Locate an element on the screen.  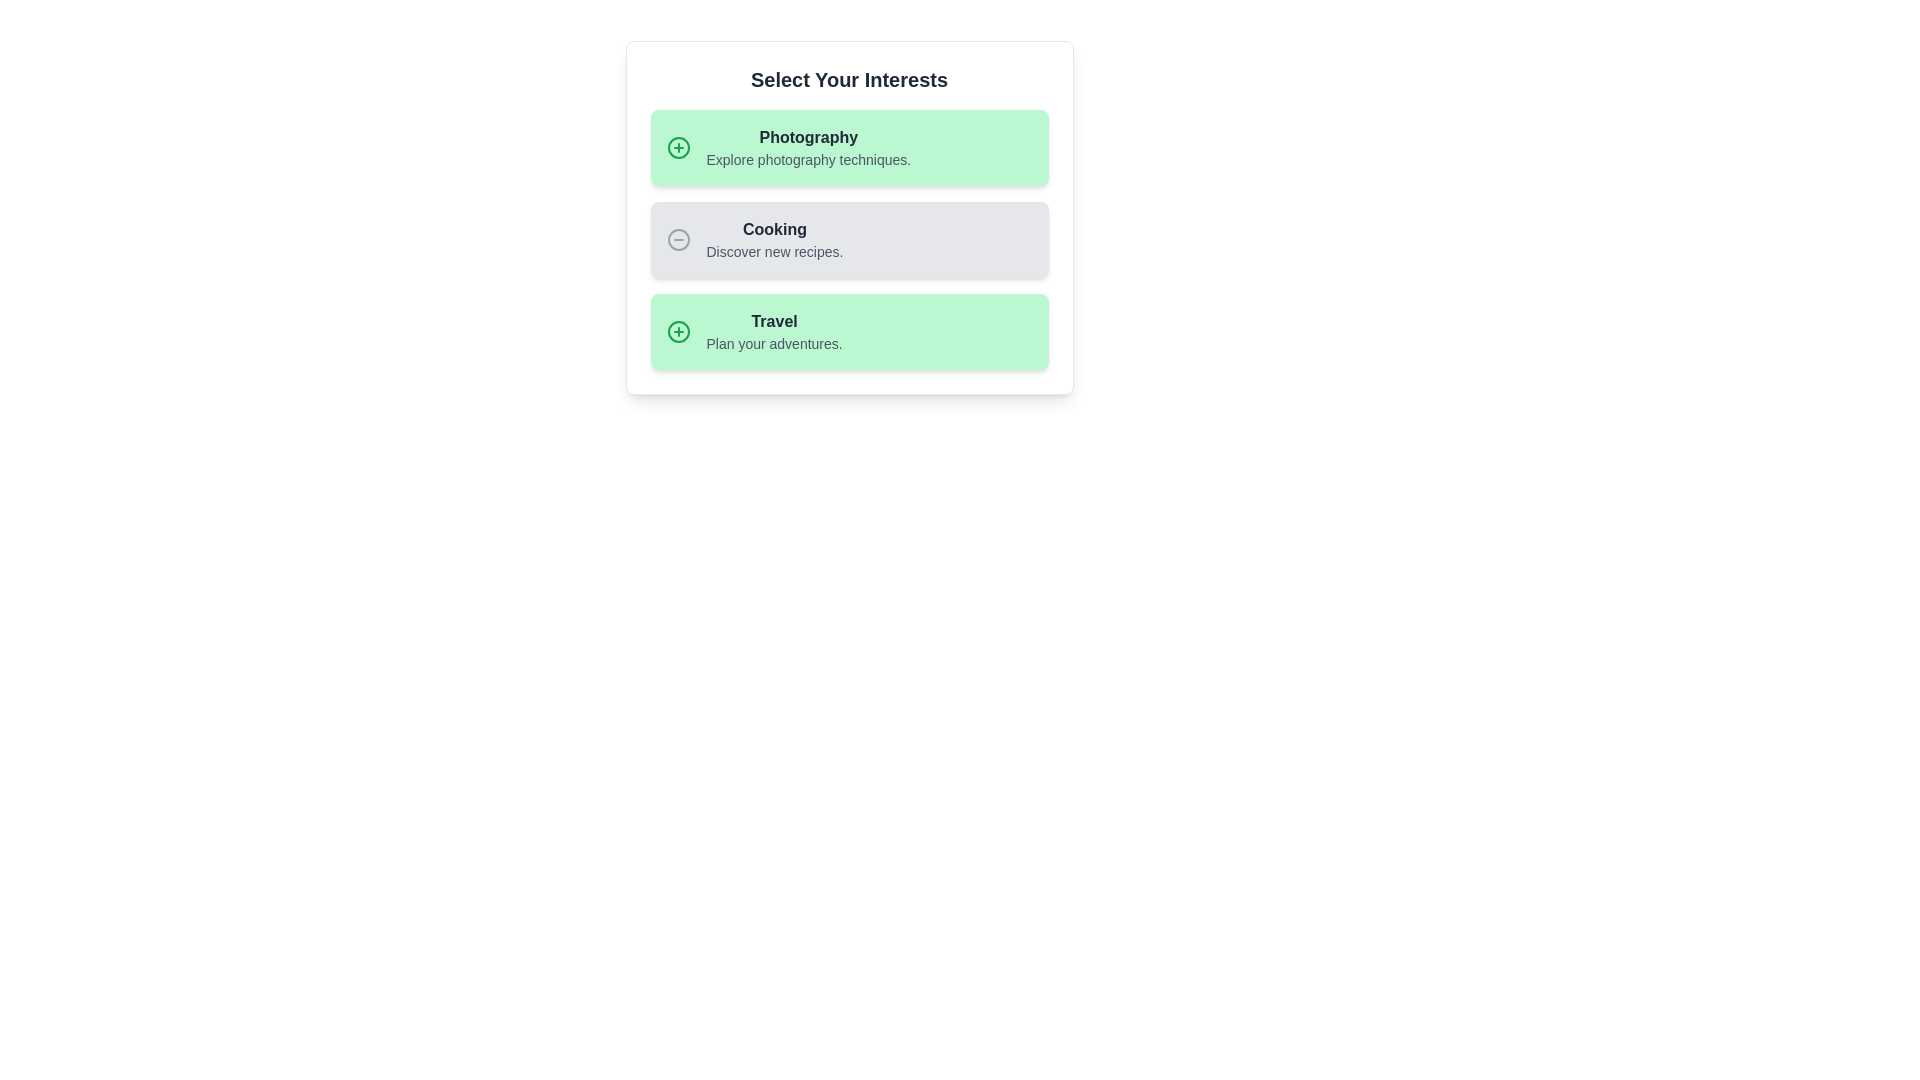
the interest Cooking is located at coordinates (849, 238).